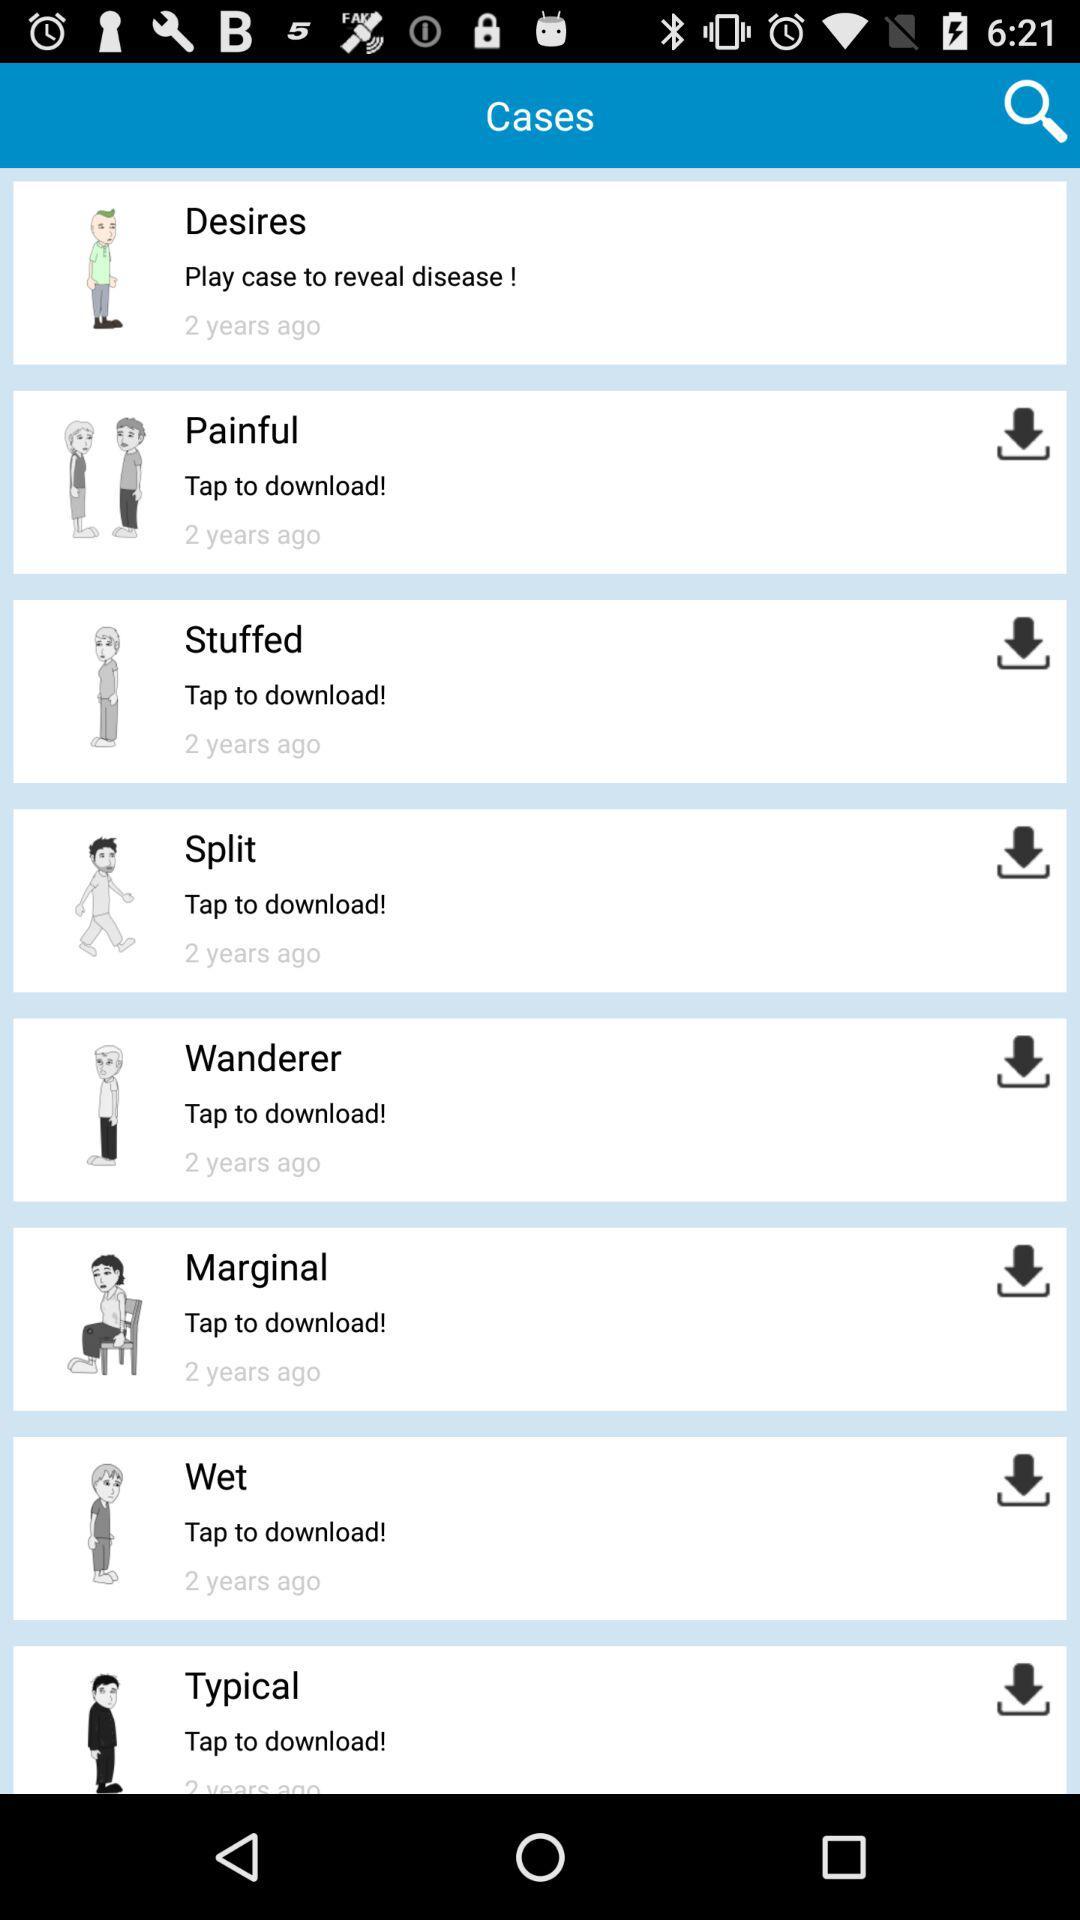 The height and width of the screenshot is (1920, 1080). Describe the element at coordinates (216, 1475) in the screenshot. I see `wet icon` at that location.